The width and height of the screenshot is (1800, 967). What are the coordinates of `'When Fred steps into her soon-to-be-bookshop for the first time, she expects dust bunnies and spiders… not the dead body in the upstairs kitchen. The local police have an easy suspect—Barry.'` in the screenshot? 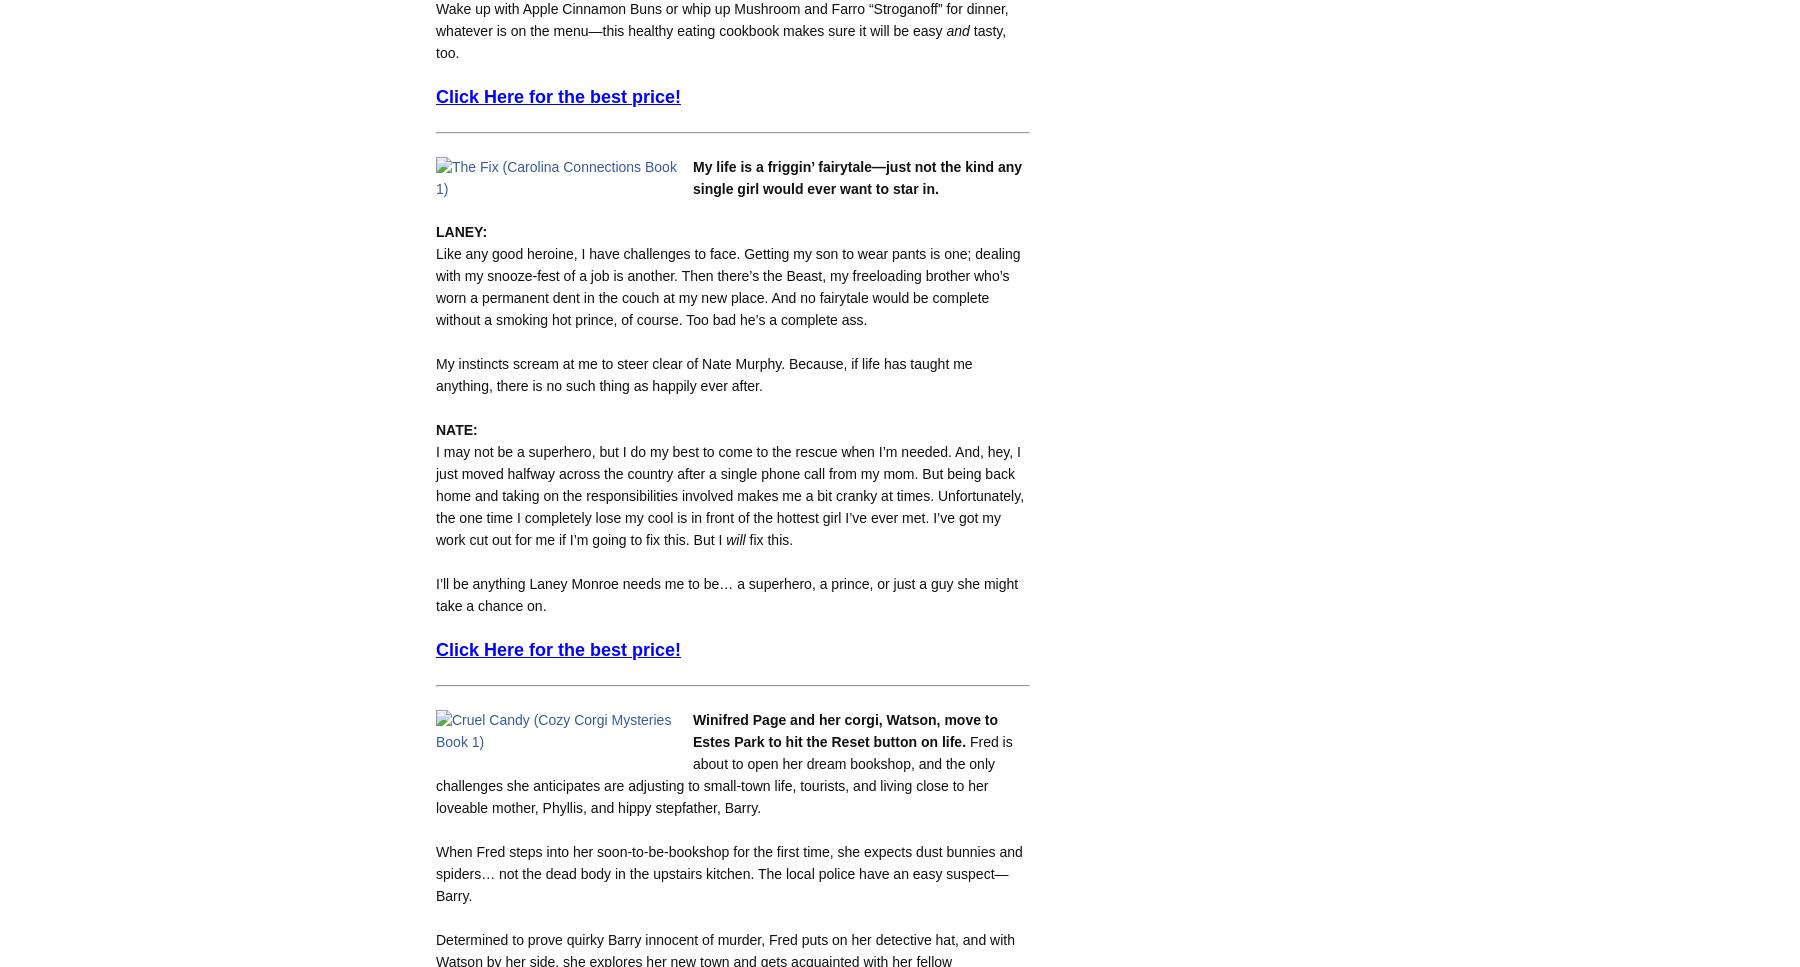 It's located at (728, 872).